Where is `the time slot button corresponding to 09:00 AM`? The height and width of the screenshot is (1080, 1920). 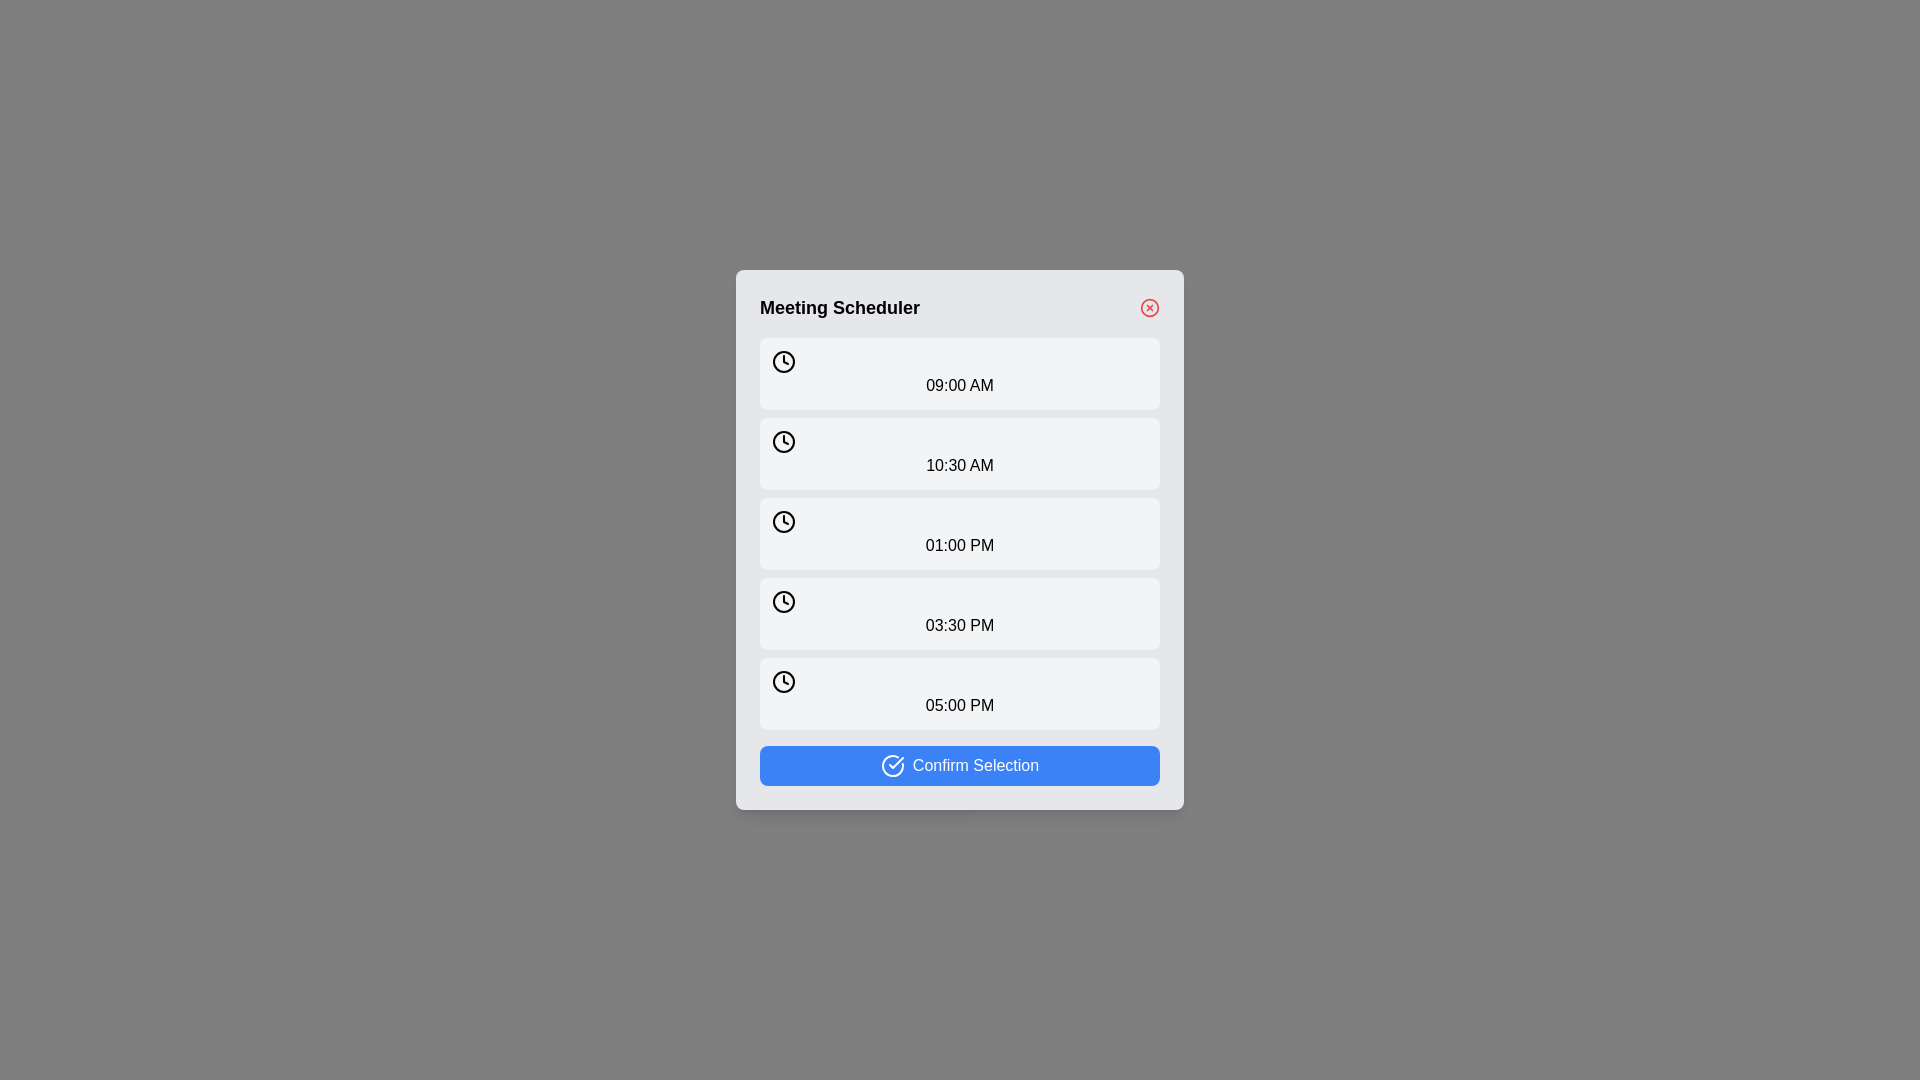
the time slot button corresponding to 09:00 AM is located at coordinates (960, 374).